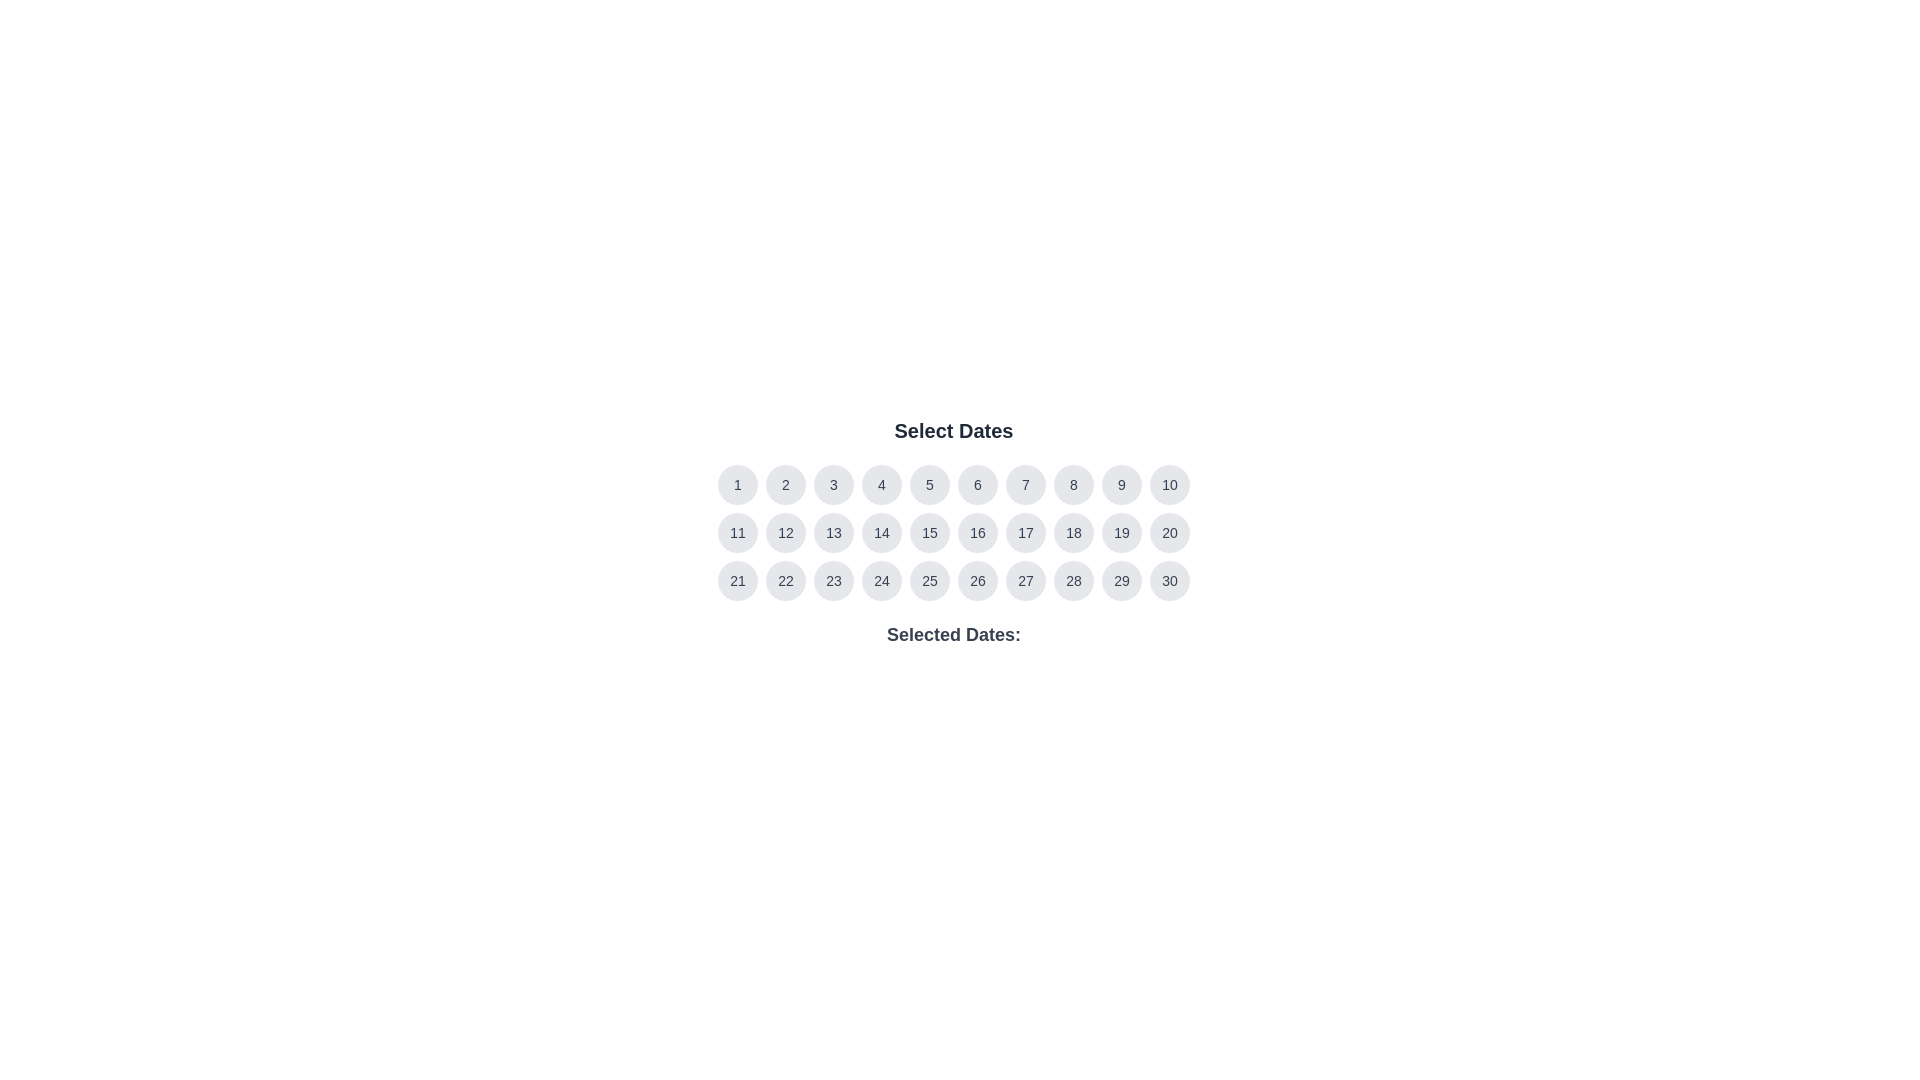  What do you see at coordinates (737, 485) in the screenshot?
I see `the circular button with a light gray background and dark gray number '1' for keyboard navigation` at bounding box center [737, 485].